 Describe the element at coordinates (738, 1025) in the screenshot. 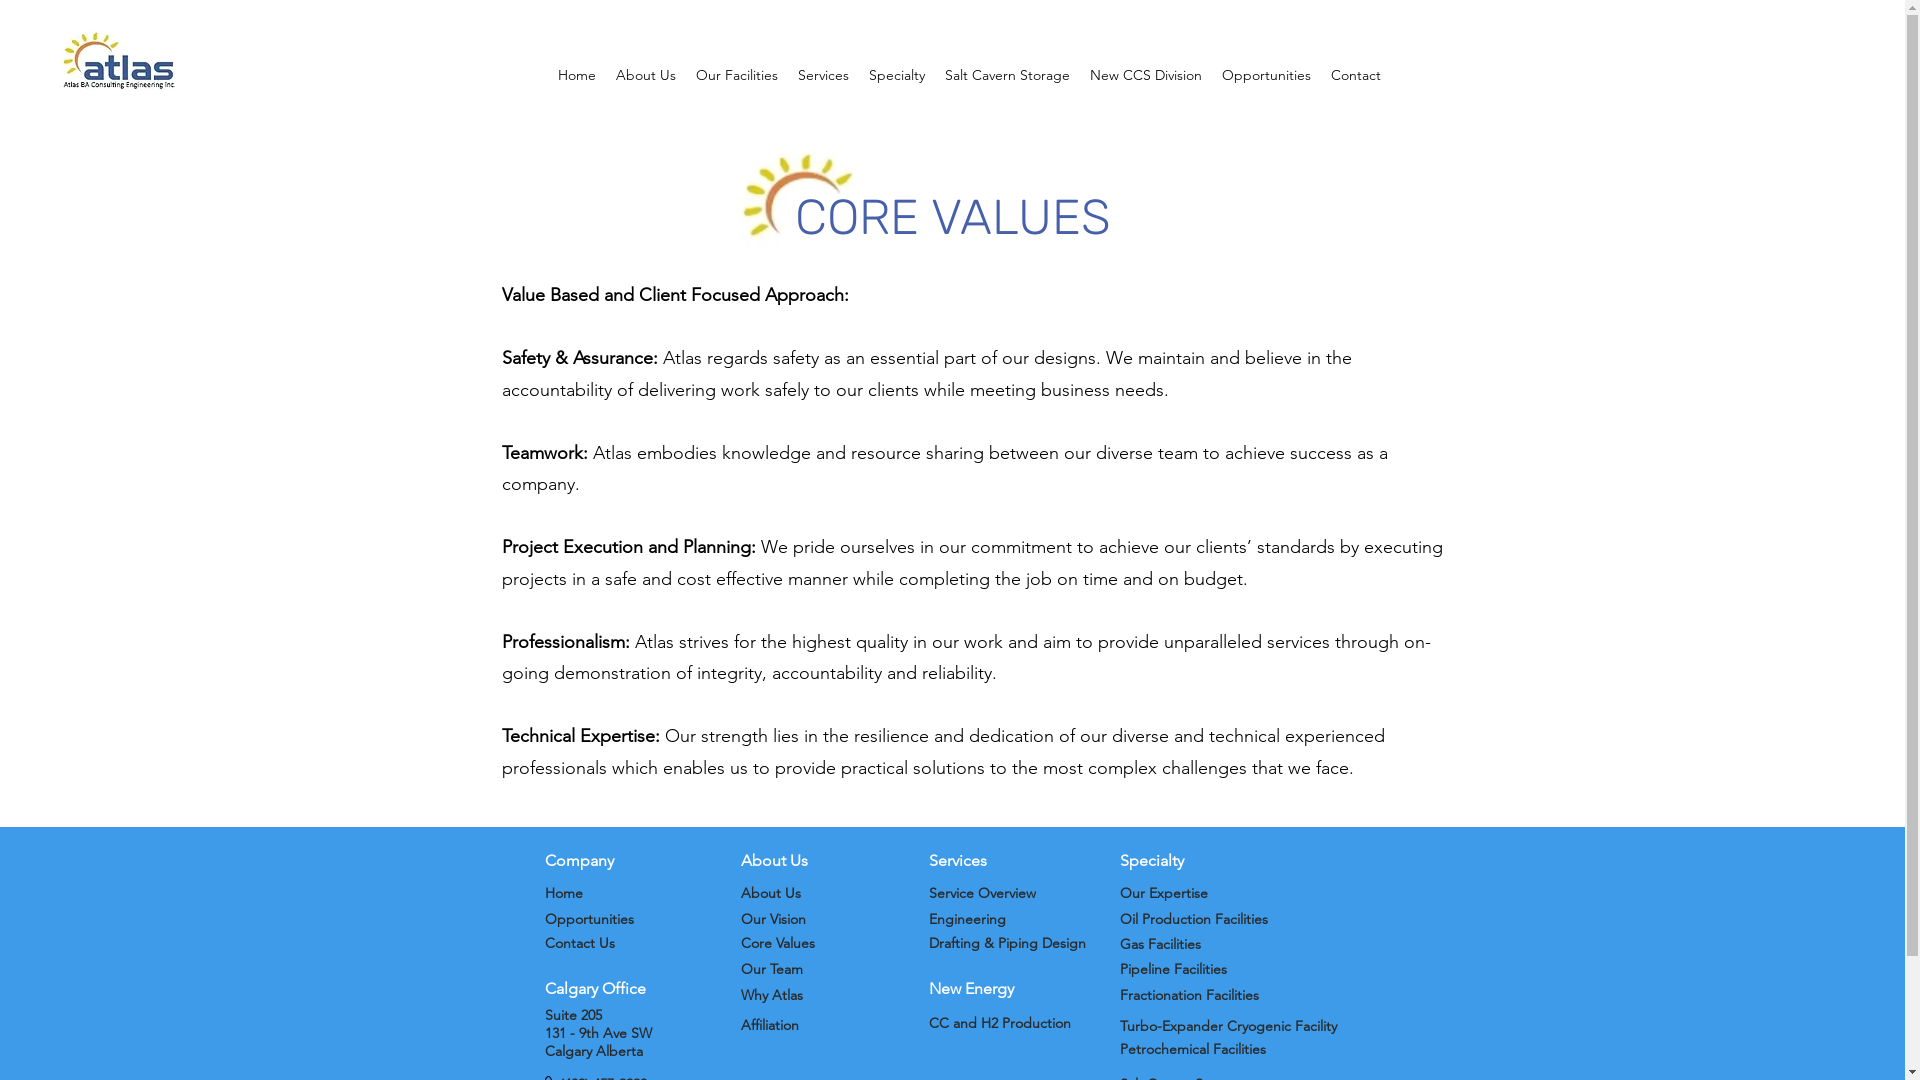

I see `'Affiliation'` at that location.